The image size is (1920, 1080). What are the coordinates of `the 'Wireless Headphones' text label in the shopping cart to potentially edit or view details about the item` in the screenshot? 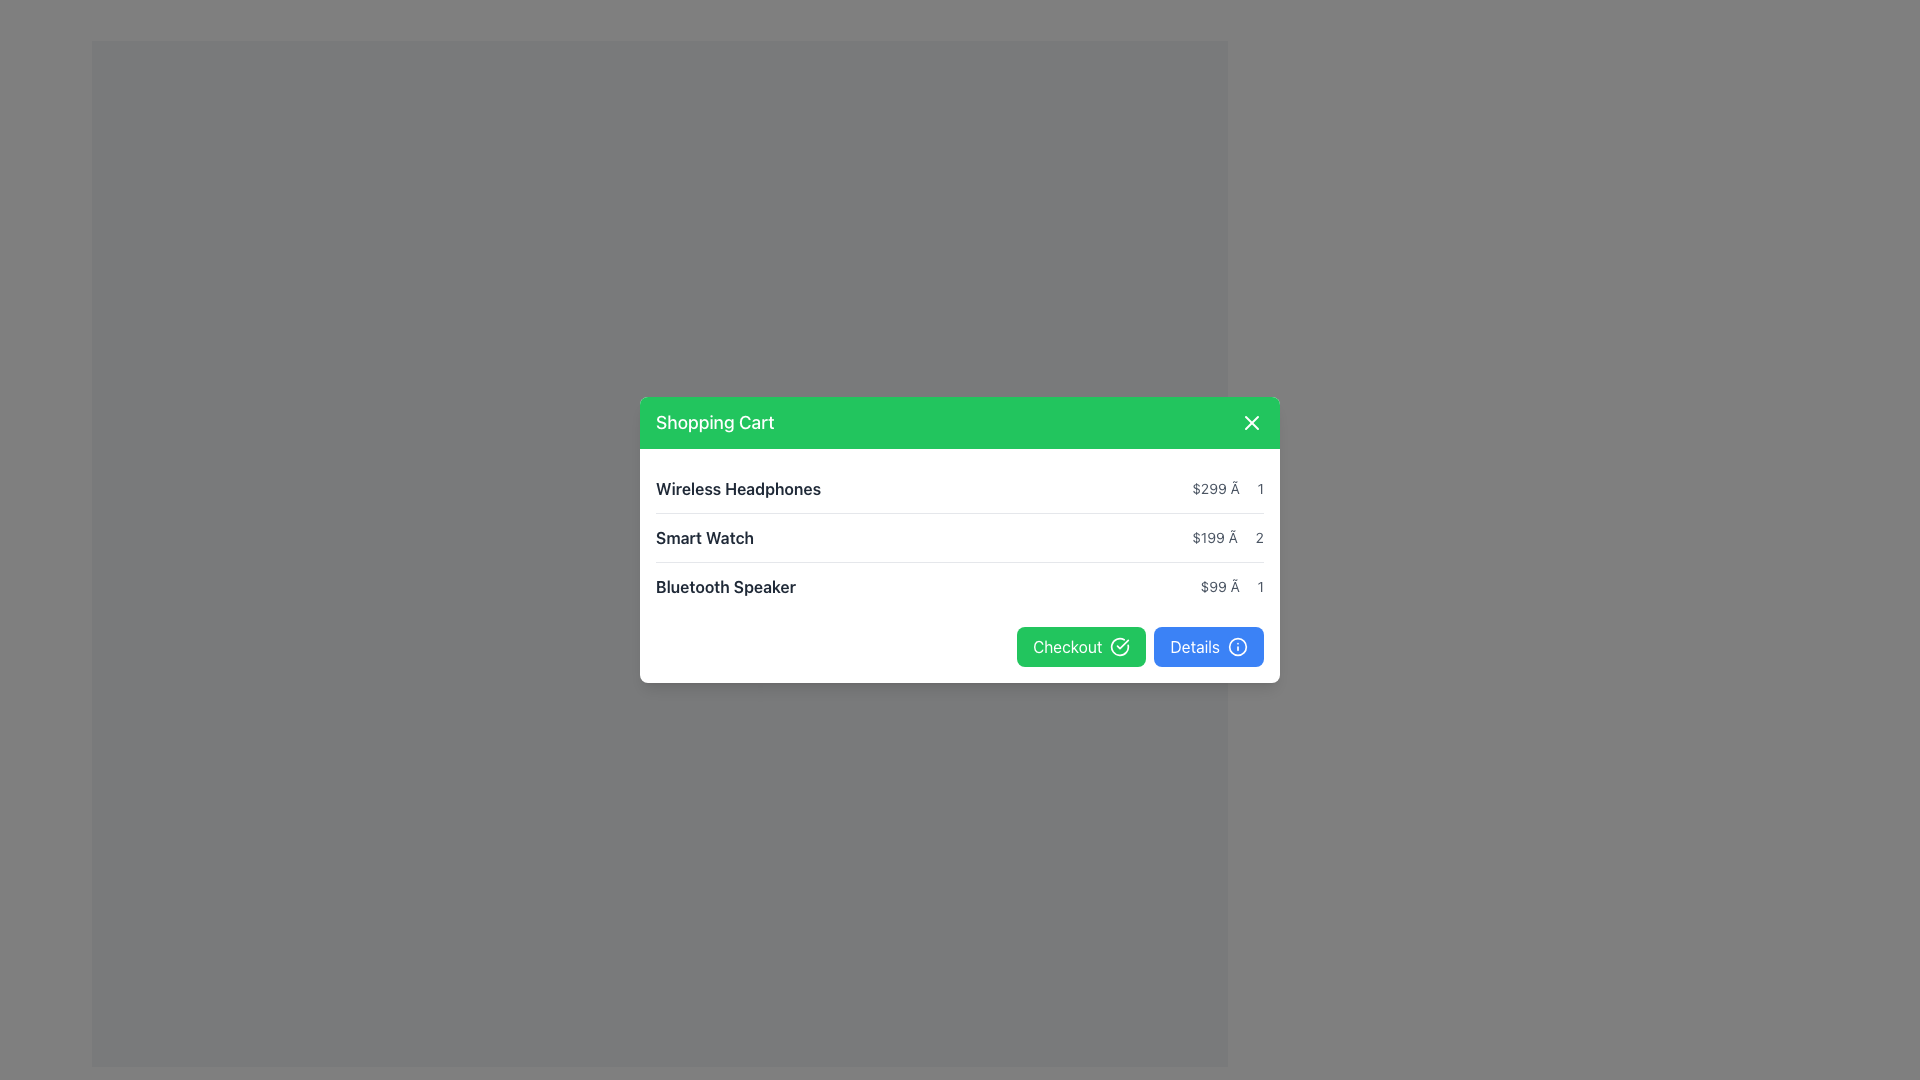 It's located at (737, 489).